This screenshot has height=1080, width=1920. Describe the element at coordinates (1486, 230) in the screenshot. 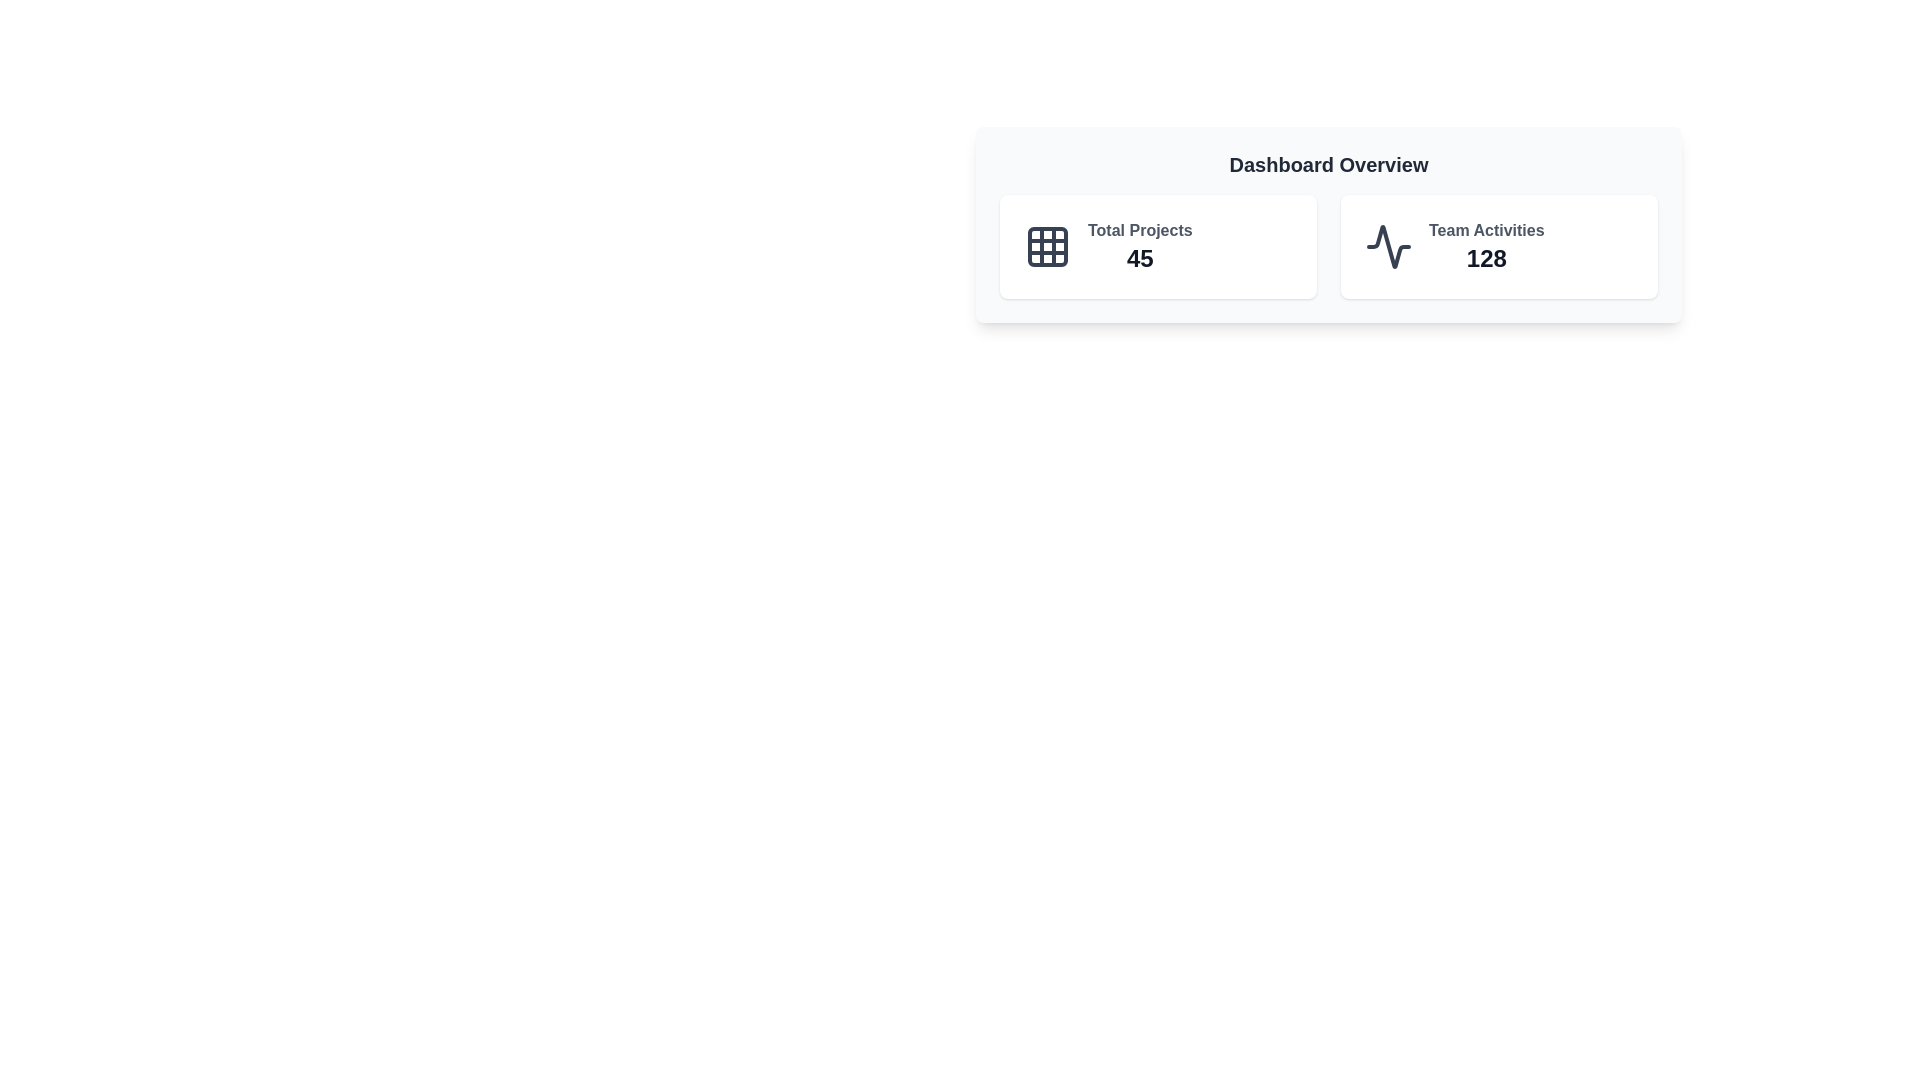

I see `the text label displaying 'Team Activities', which is styled with medium font size, gray color, and bold weight, located above the numeric value '128' in the 'Dashboard Overview' section` at that location.